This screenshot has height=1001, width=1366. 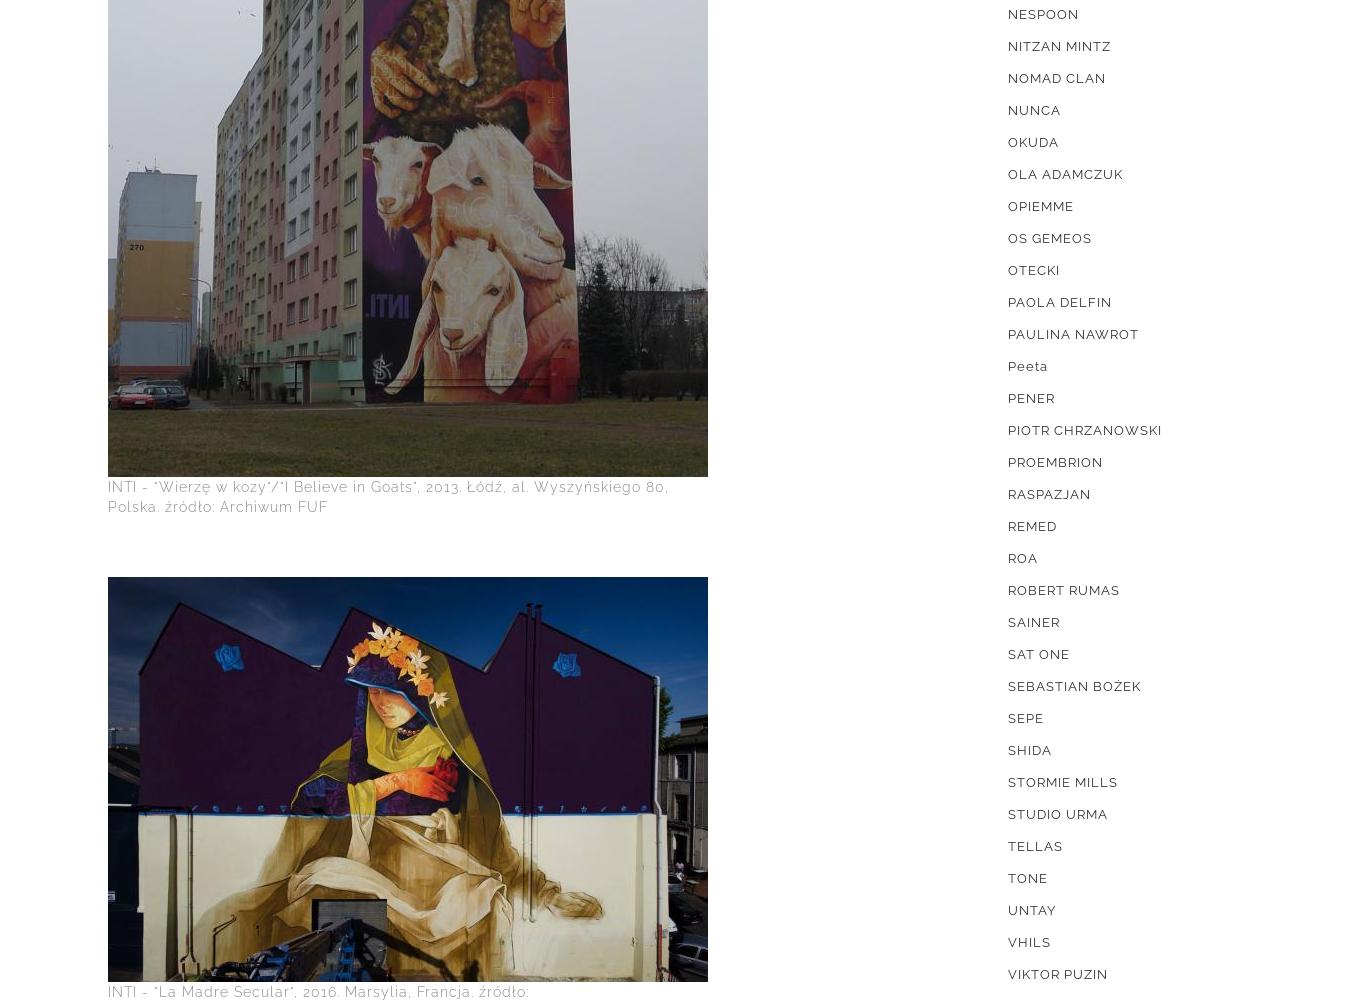 What do you see at coordinates (1062, 782) in the screenshot?
I see `'STORMIE MILLS'` at bounding box center [1062, 782].